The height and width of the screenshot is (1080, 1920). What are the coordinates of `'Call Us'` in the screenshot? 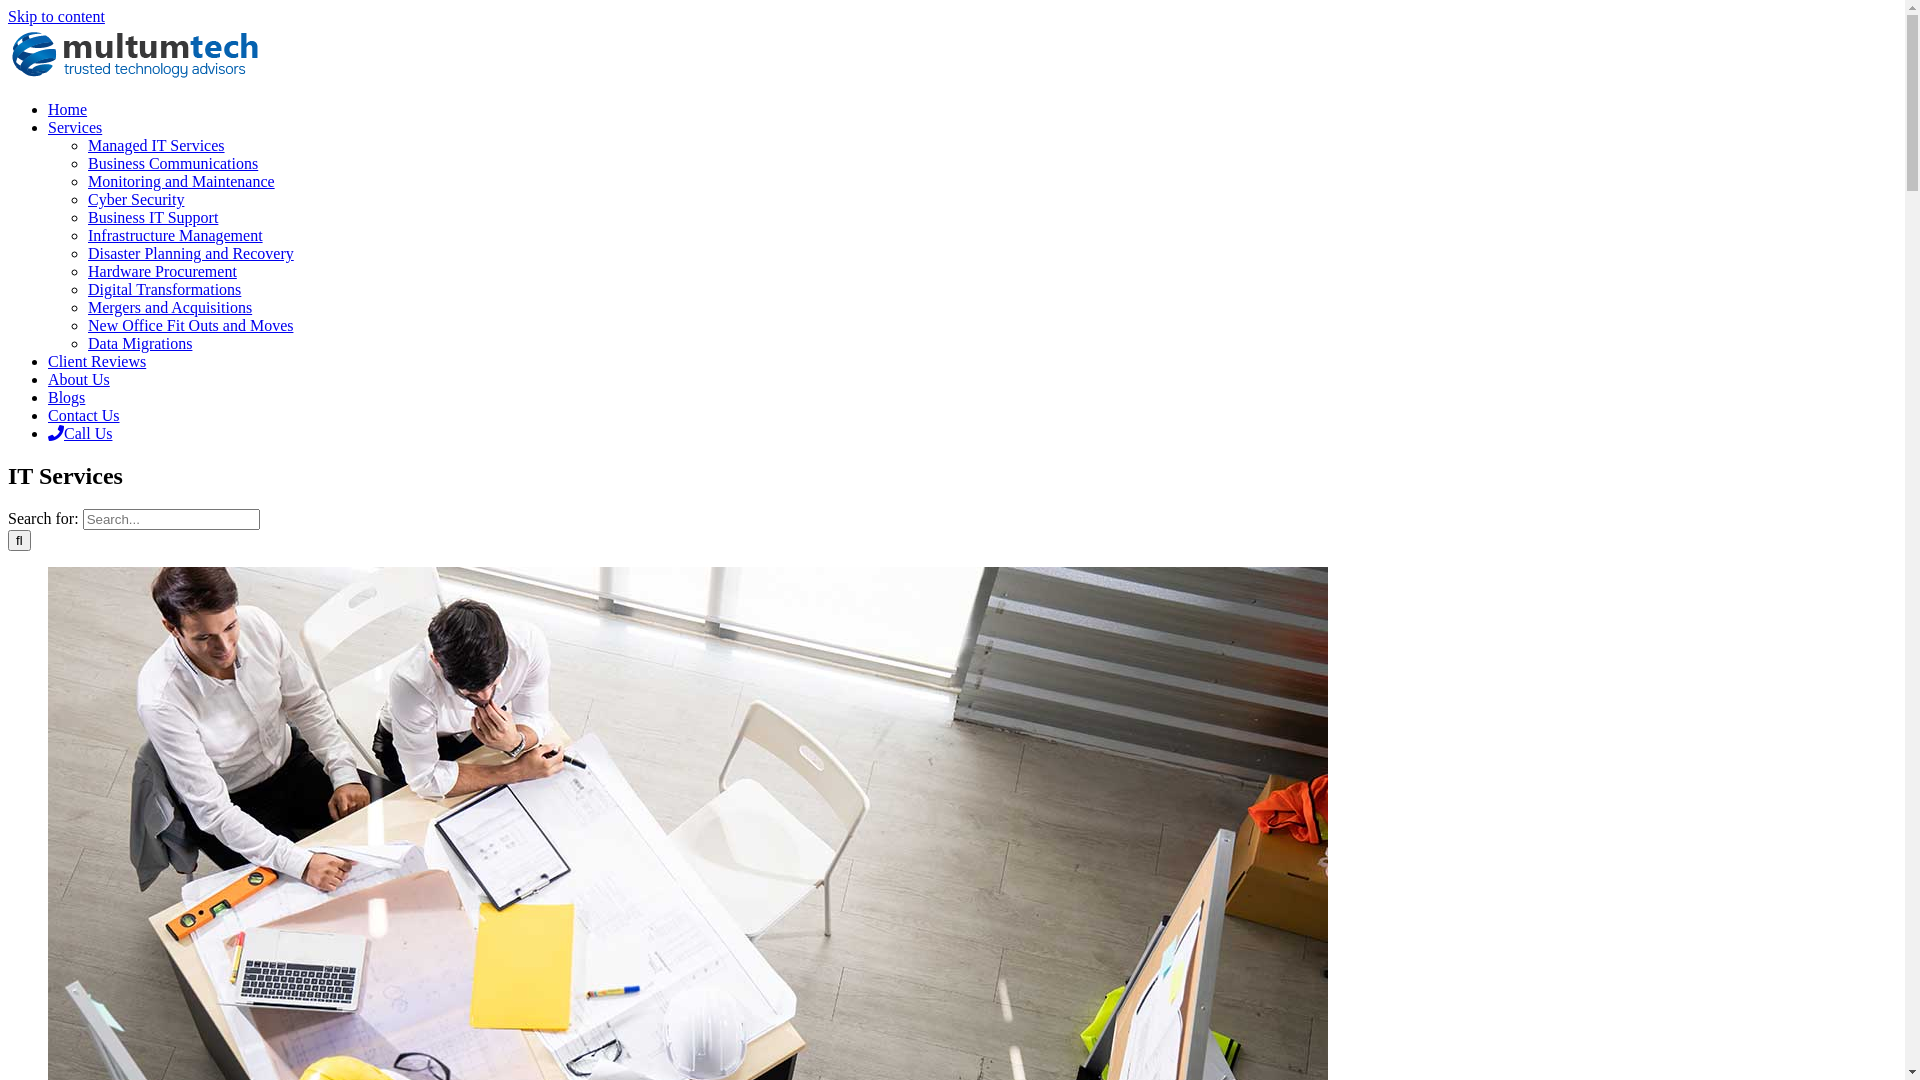 It's located at (48, 432).